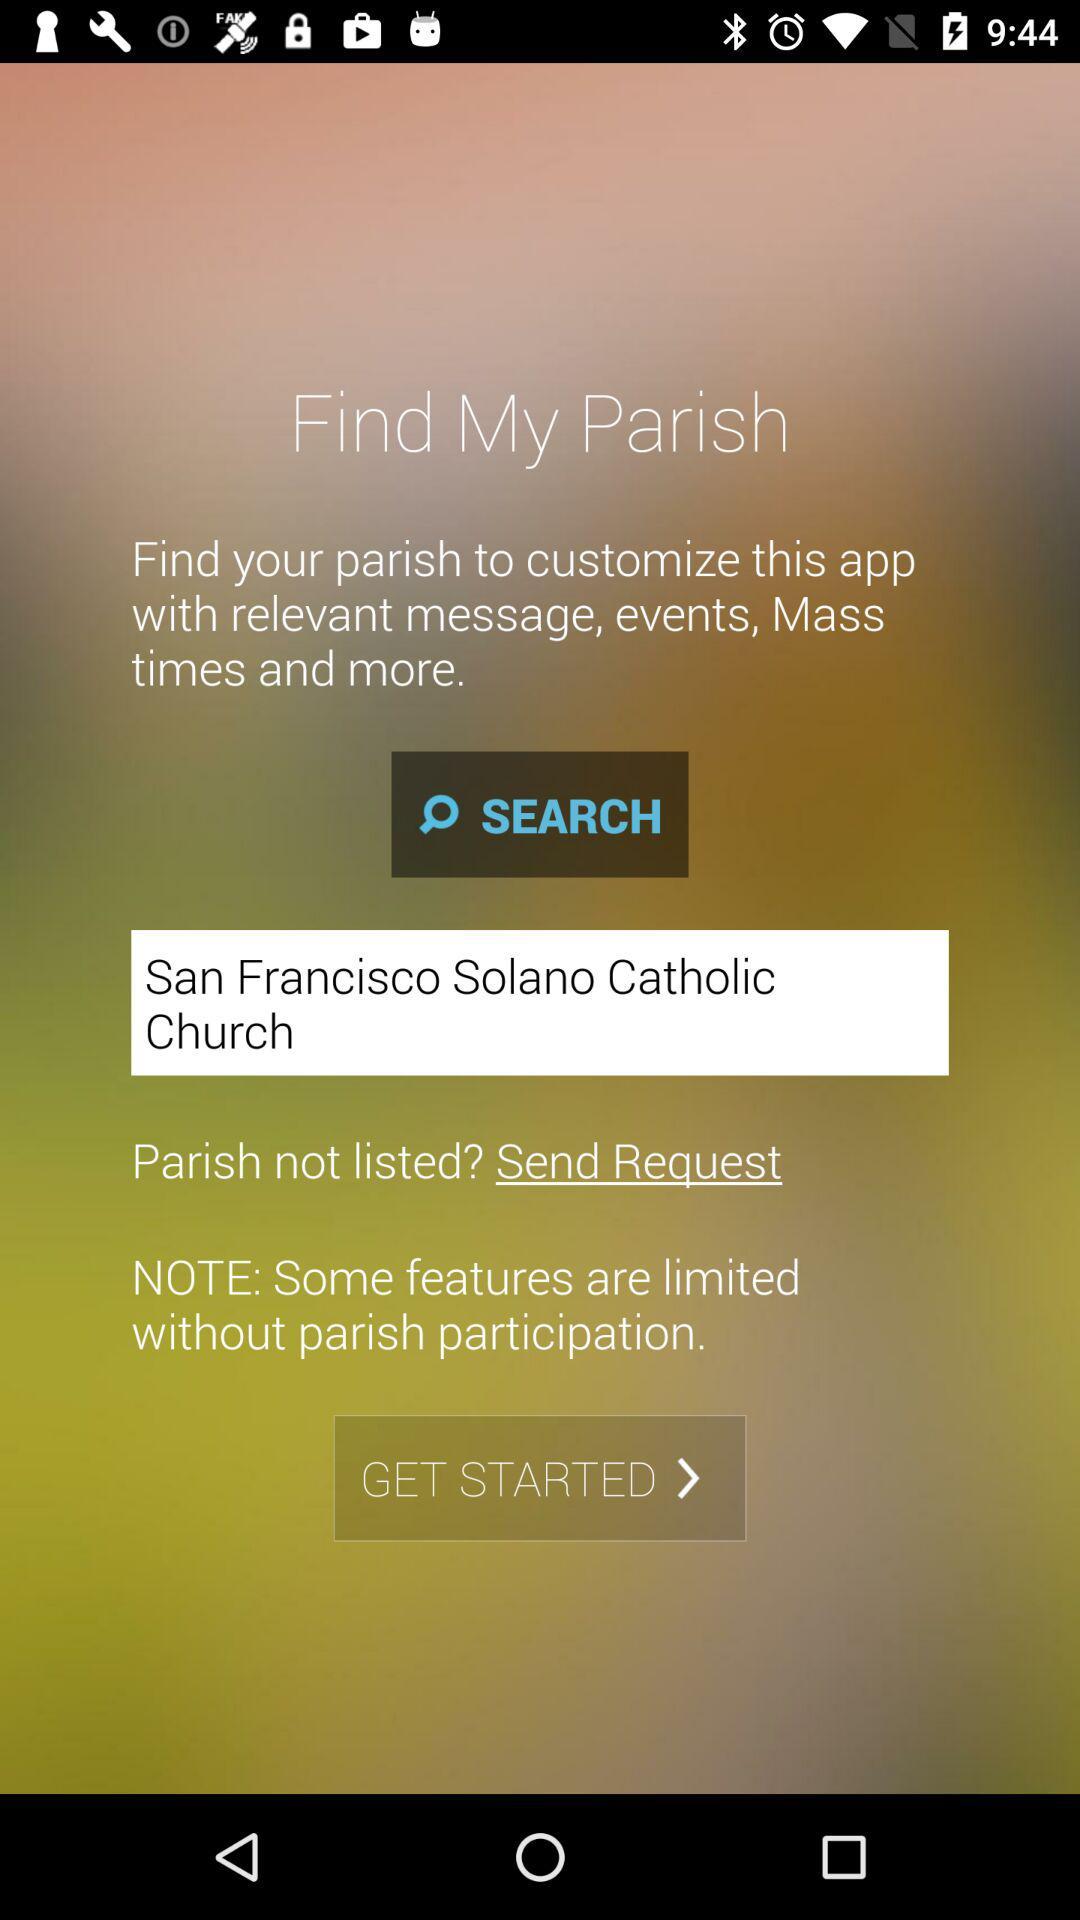 This screenshot has height=1920, width=1080. What do you see at coordinates (540, 1478) in the screenshot?
I see `the get started` at bounding box center [540, 1478].